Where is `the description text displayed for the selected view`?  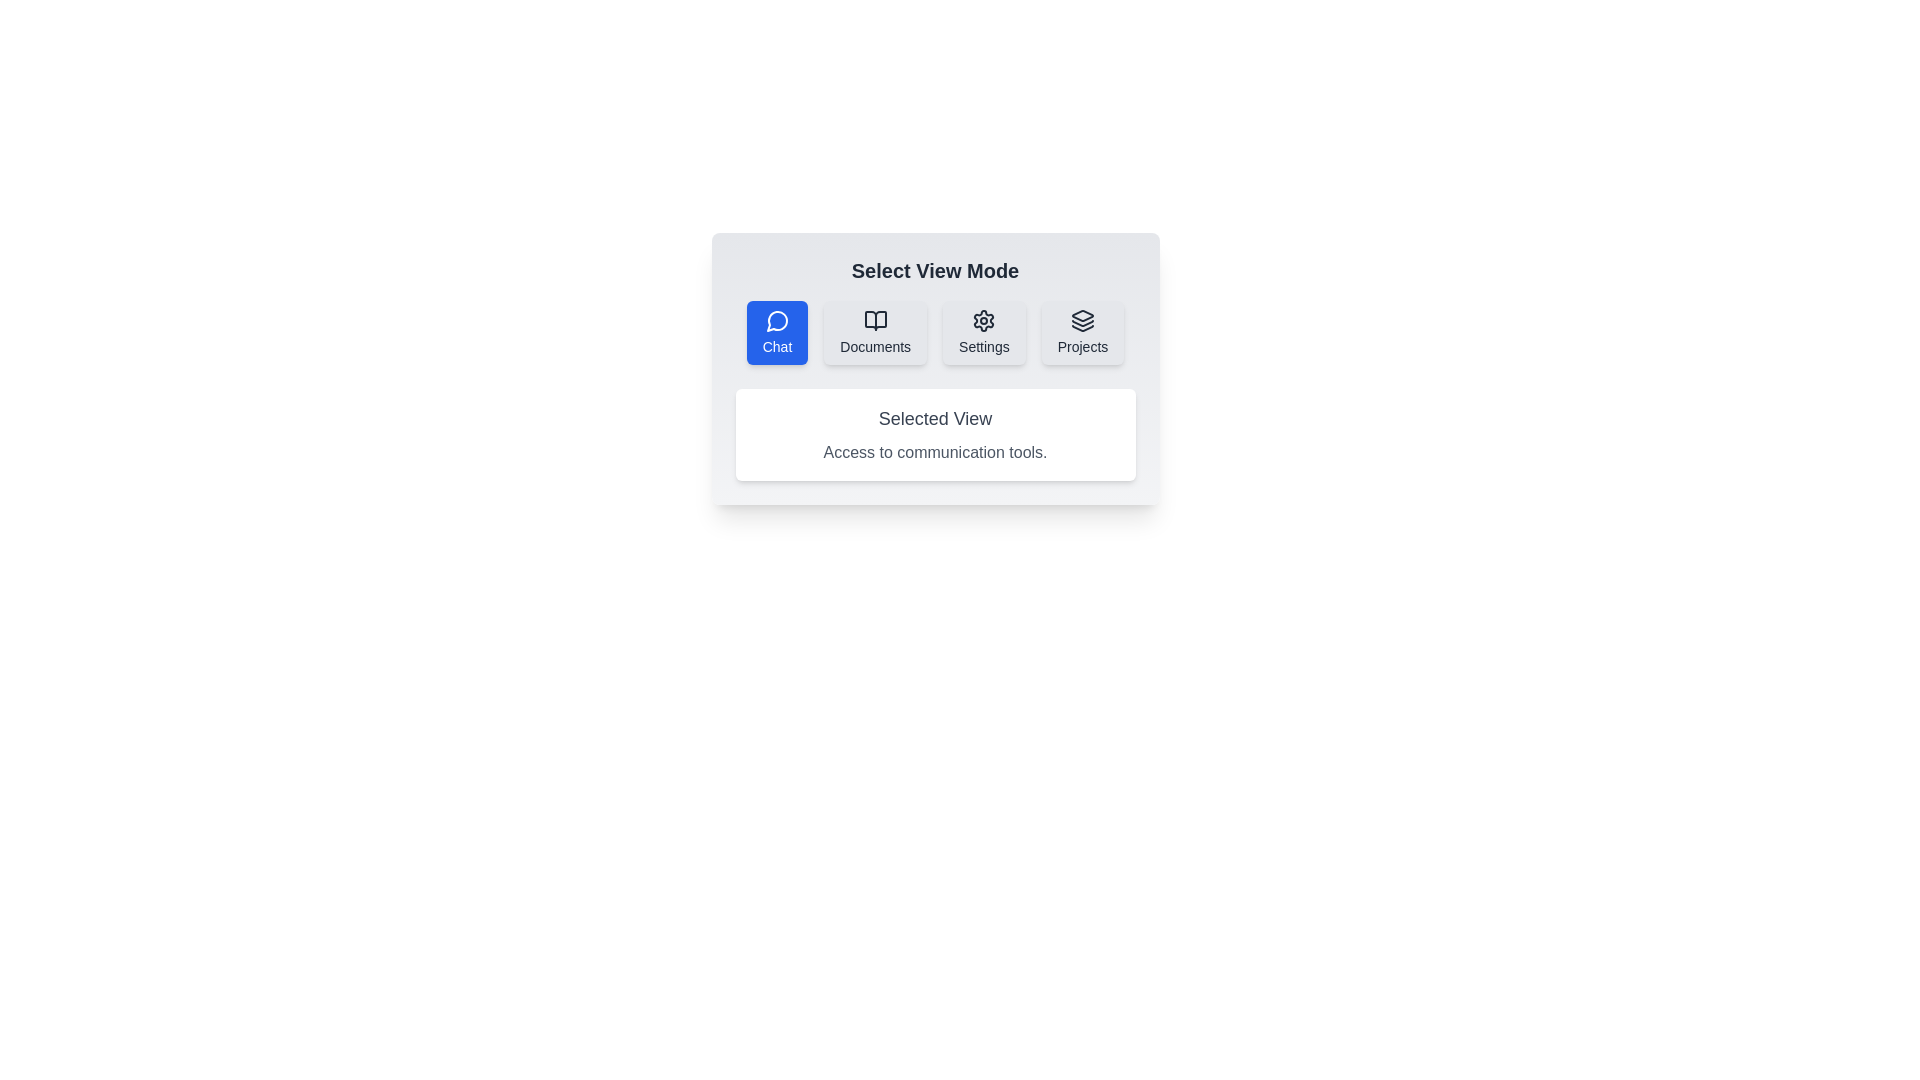 the description text displayed for the selected view is located at coordinates (934, 434).